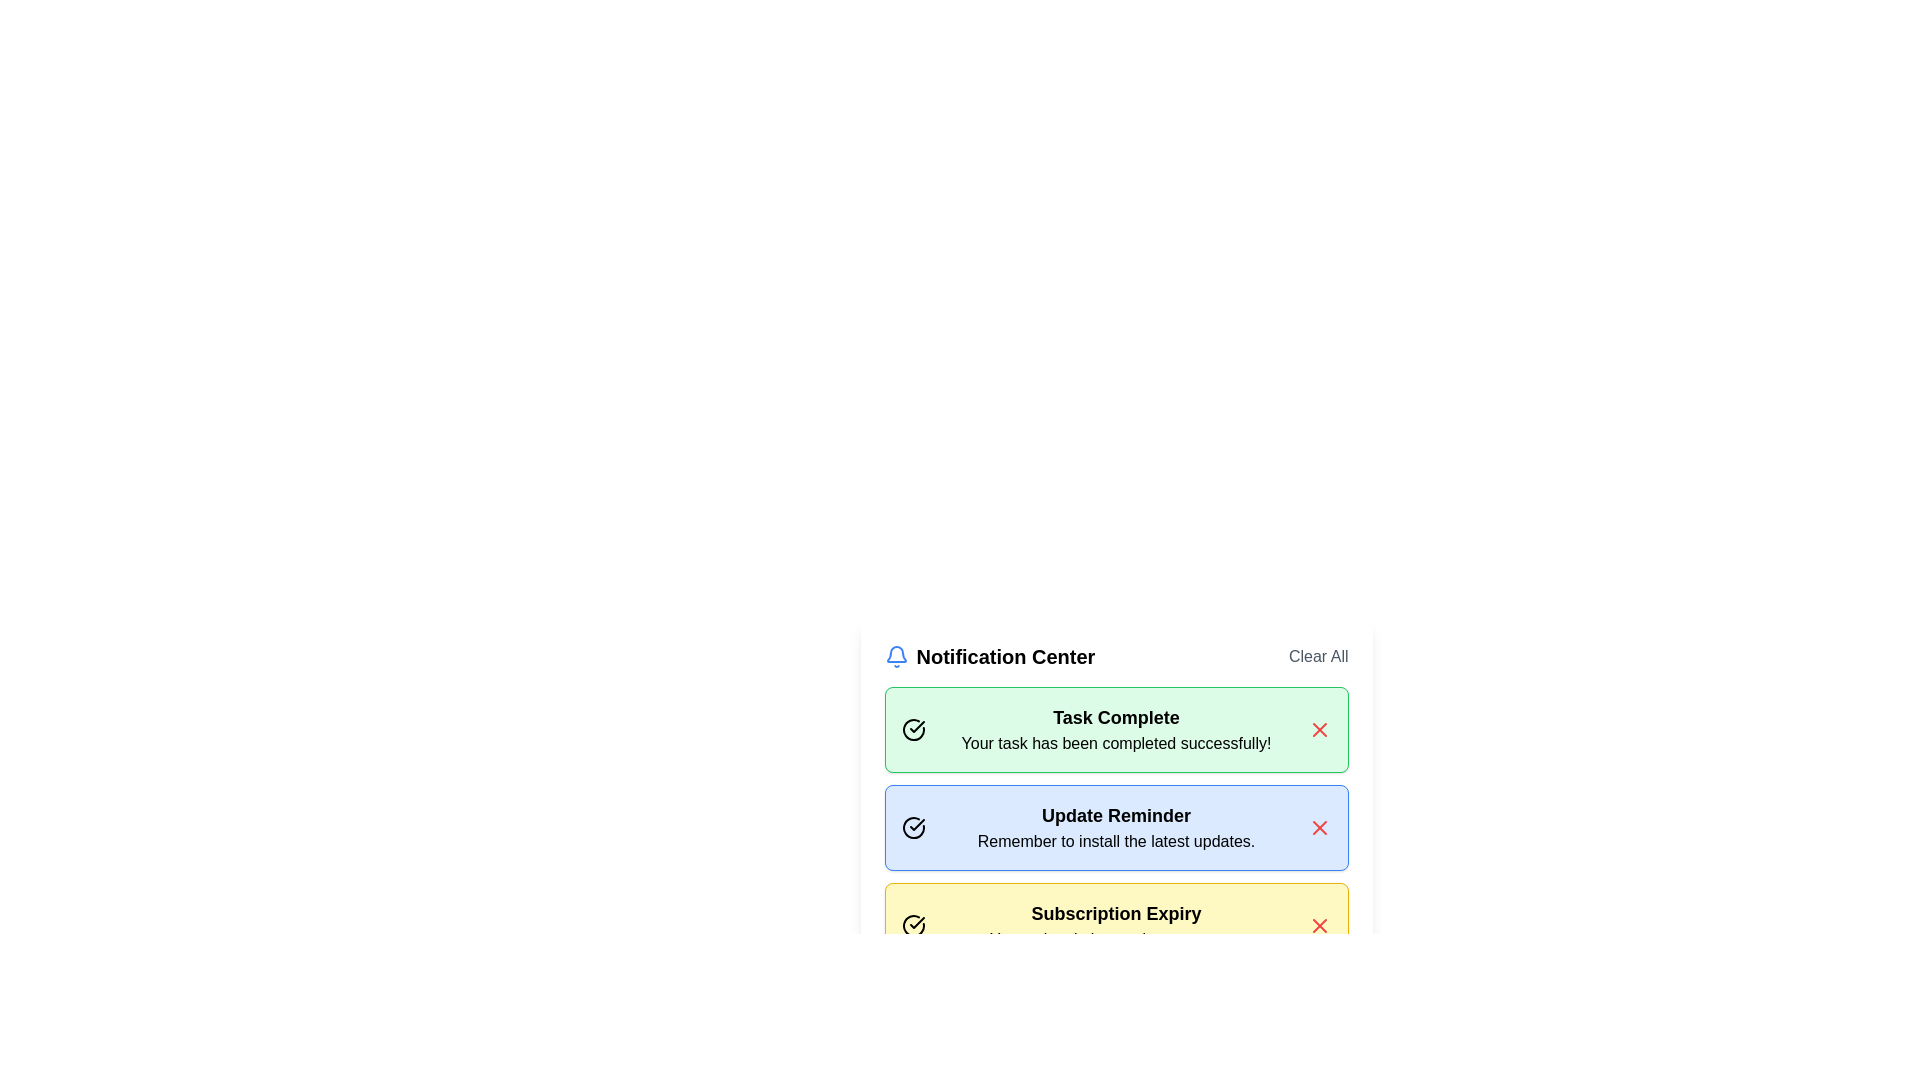 This screenshot has height=1080, width=1920. Describe the element at coordinates (912, 828) in the screenshot. I see `the confirmation icon within the 'Update Reminder' notification to understand its symbolic meaning` at that location.